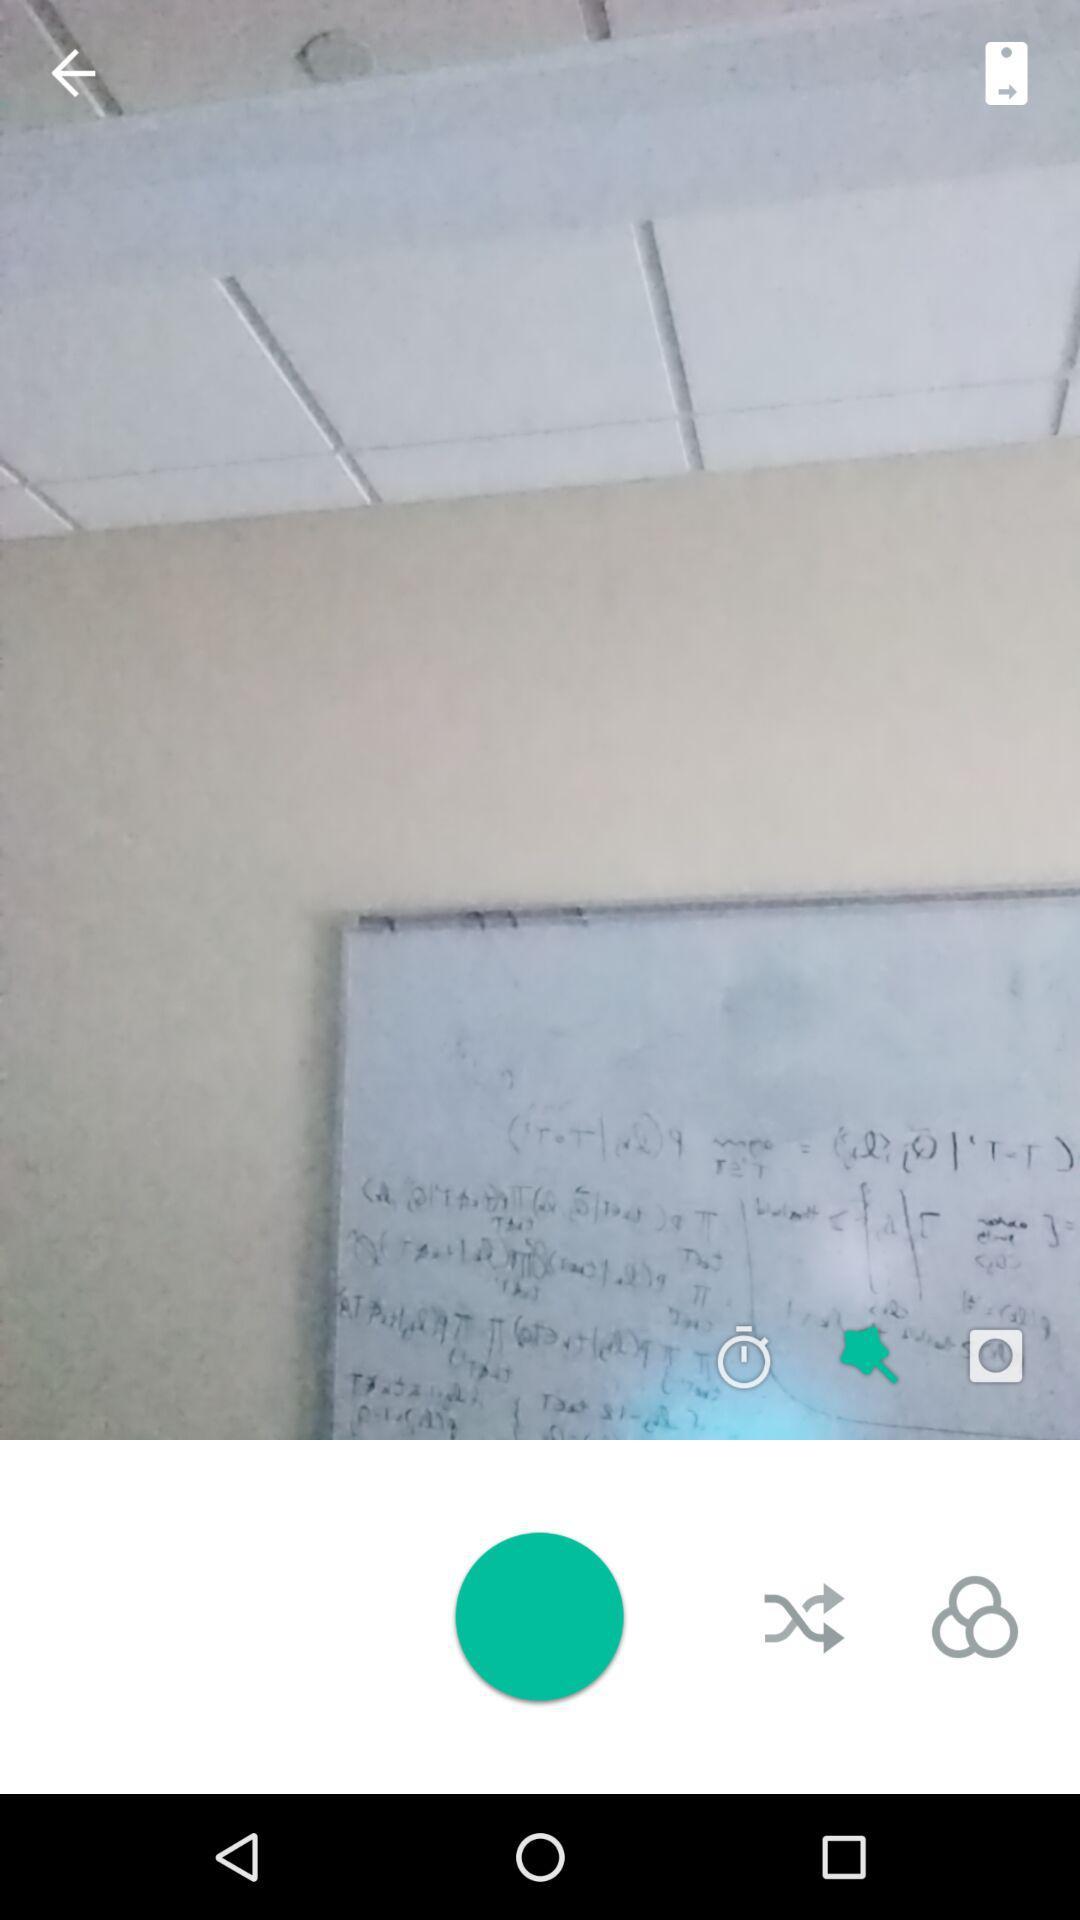 The width and height of the screenshot is (1080, 1920). I want to click on adjust zoom level, so click(1006, 73).